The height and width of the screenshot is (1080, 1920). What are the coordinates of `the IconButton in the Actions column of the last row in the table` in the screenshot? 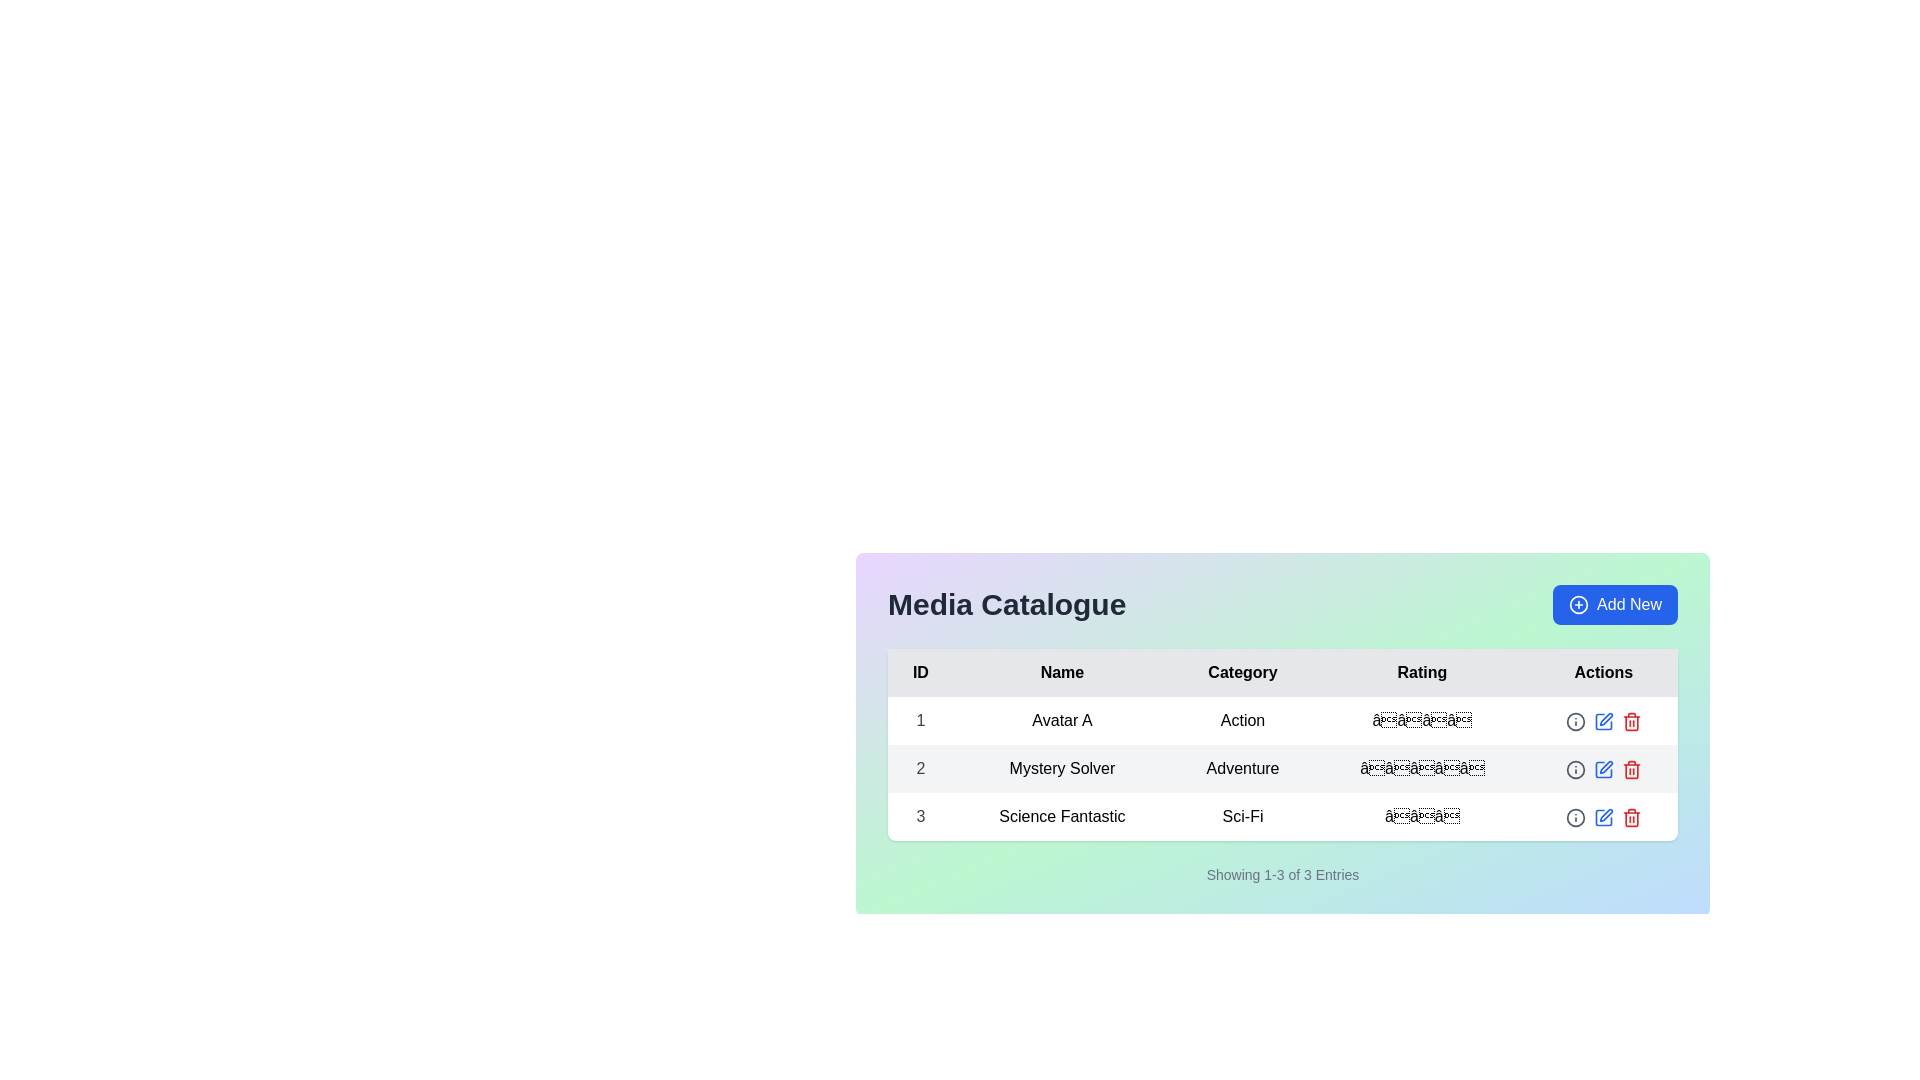 It's located at (1574, 817).